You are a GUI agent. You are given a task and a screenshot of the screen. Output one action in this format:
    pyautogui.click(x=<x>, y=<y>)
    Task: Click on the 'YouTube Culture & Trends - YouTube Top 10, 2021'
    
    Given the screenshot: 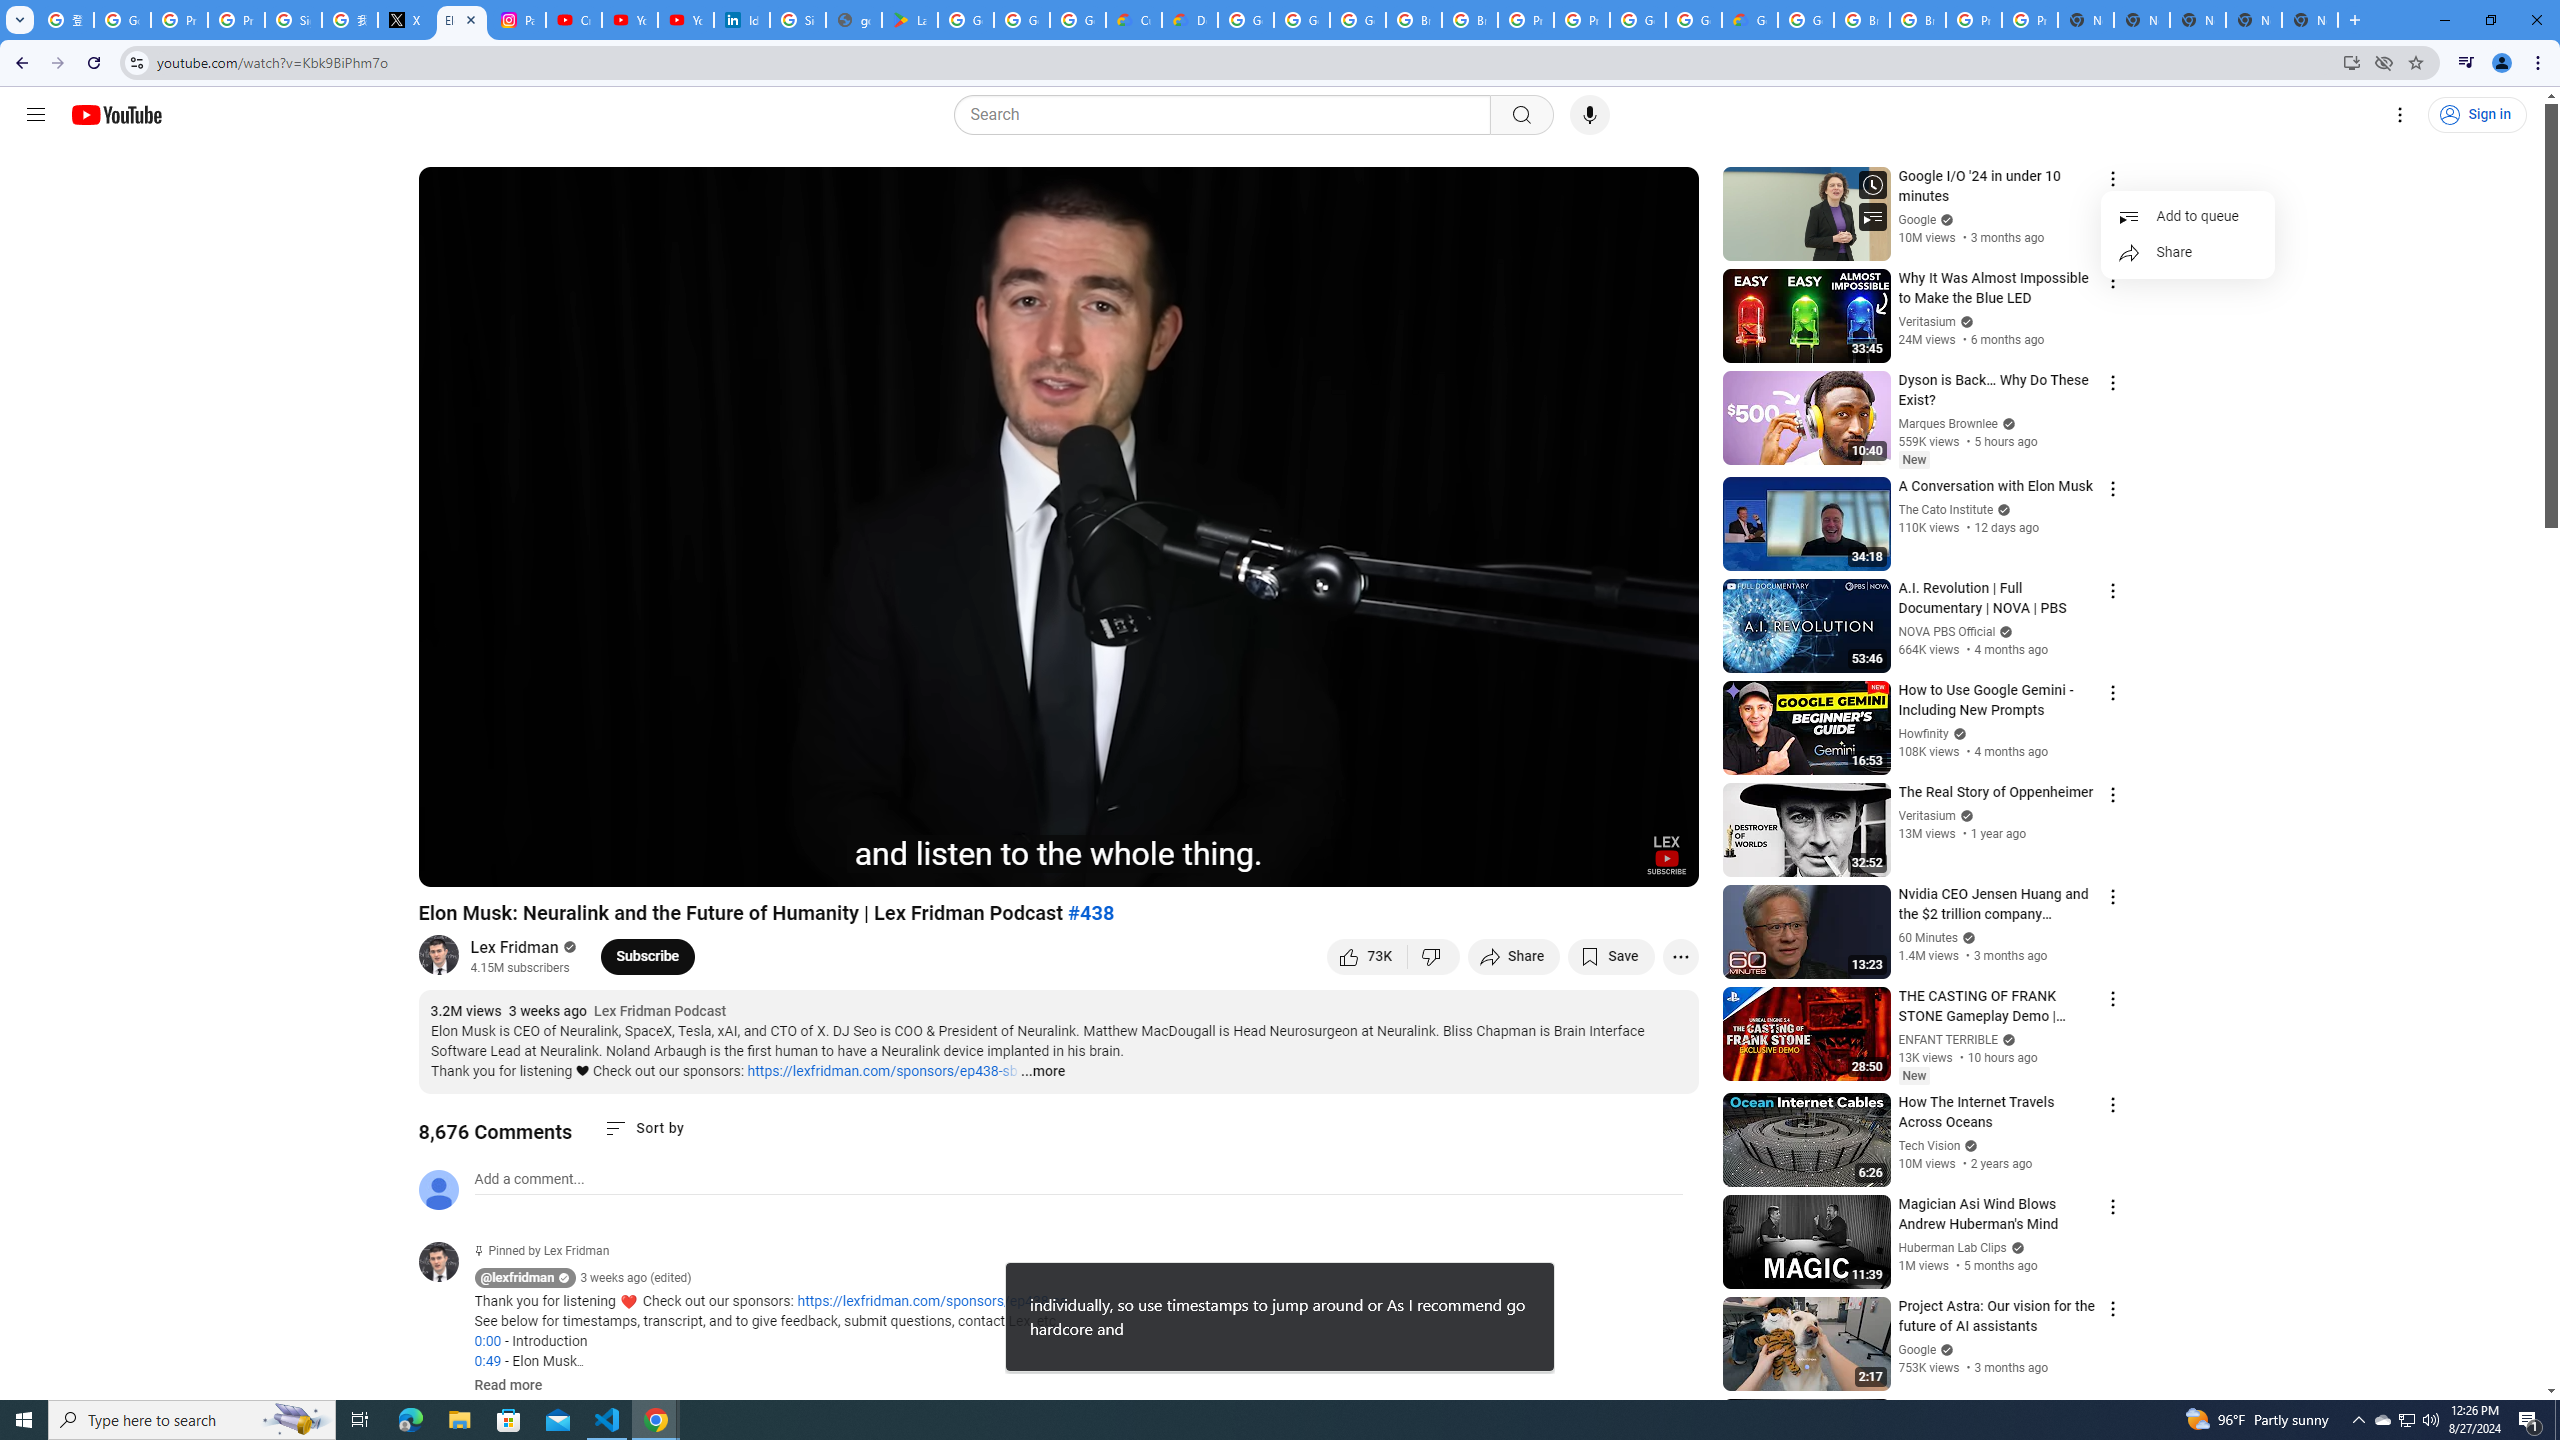 What is the action you would take?
    pyautogui.click(x=685, y=19)
    